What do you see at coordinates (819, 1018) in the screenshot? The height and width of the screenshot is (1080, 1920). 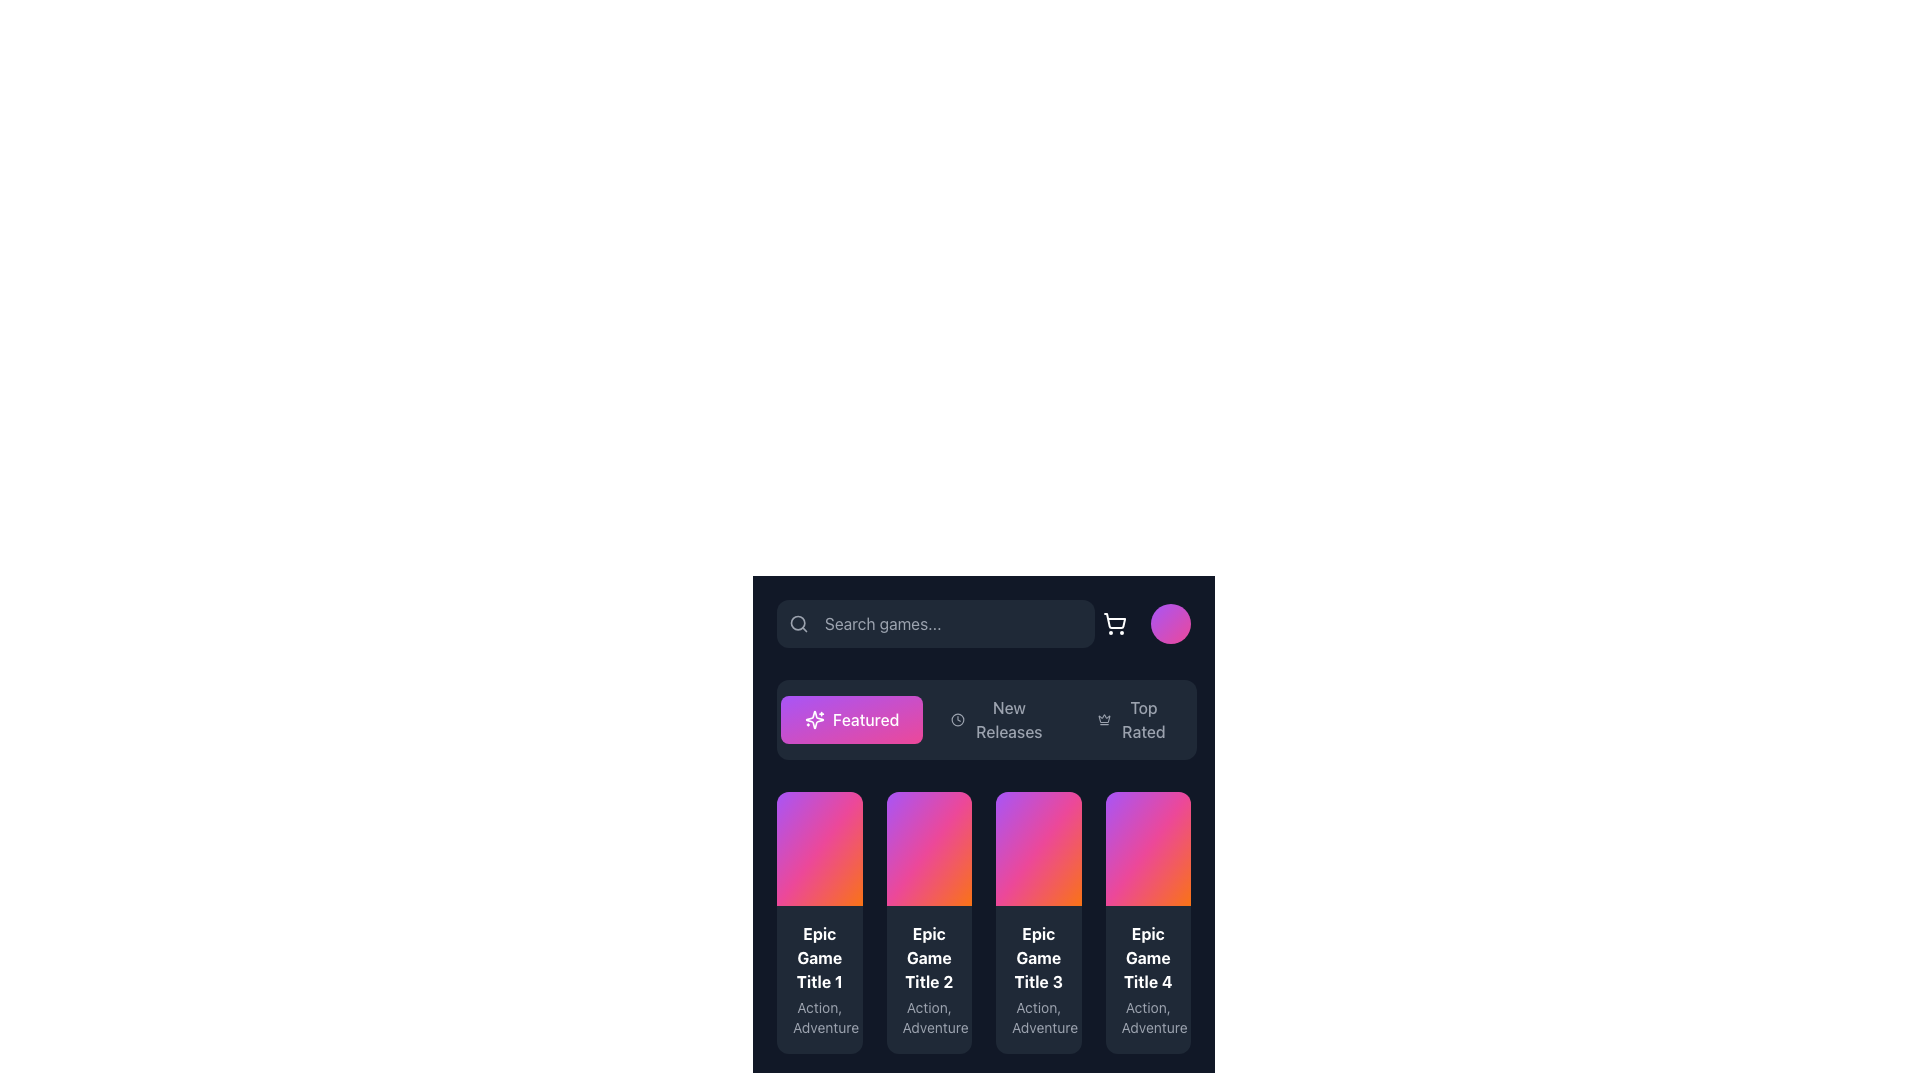 I see `text label that describes the genre or category of the associated game, which is located directly below the title 'Epic Game Title 1' in the first card of the horizontally-aligned set of game information cards` at bounding box center [819, 1018].